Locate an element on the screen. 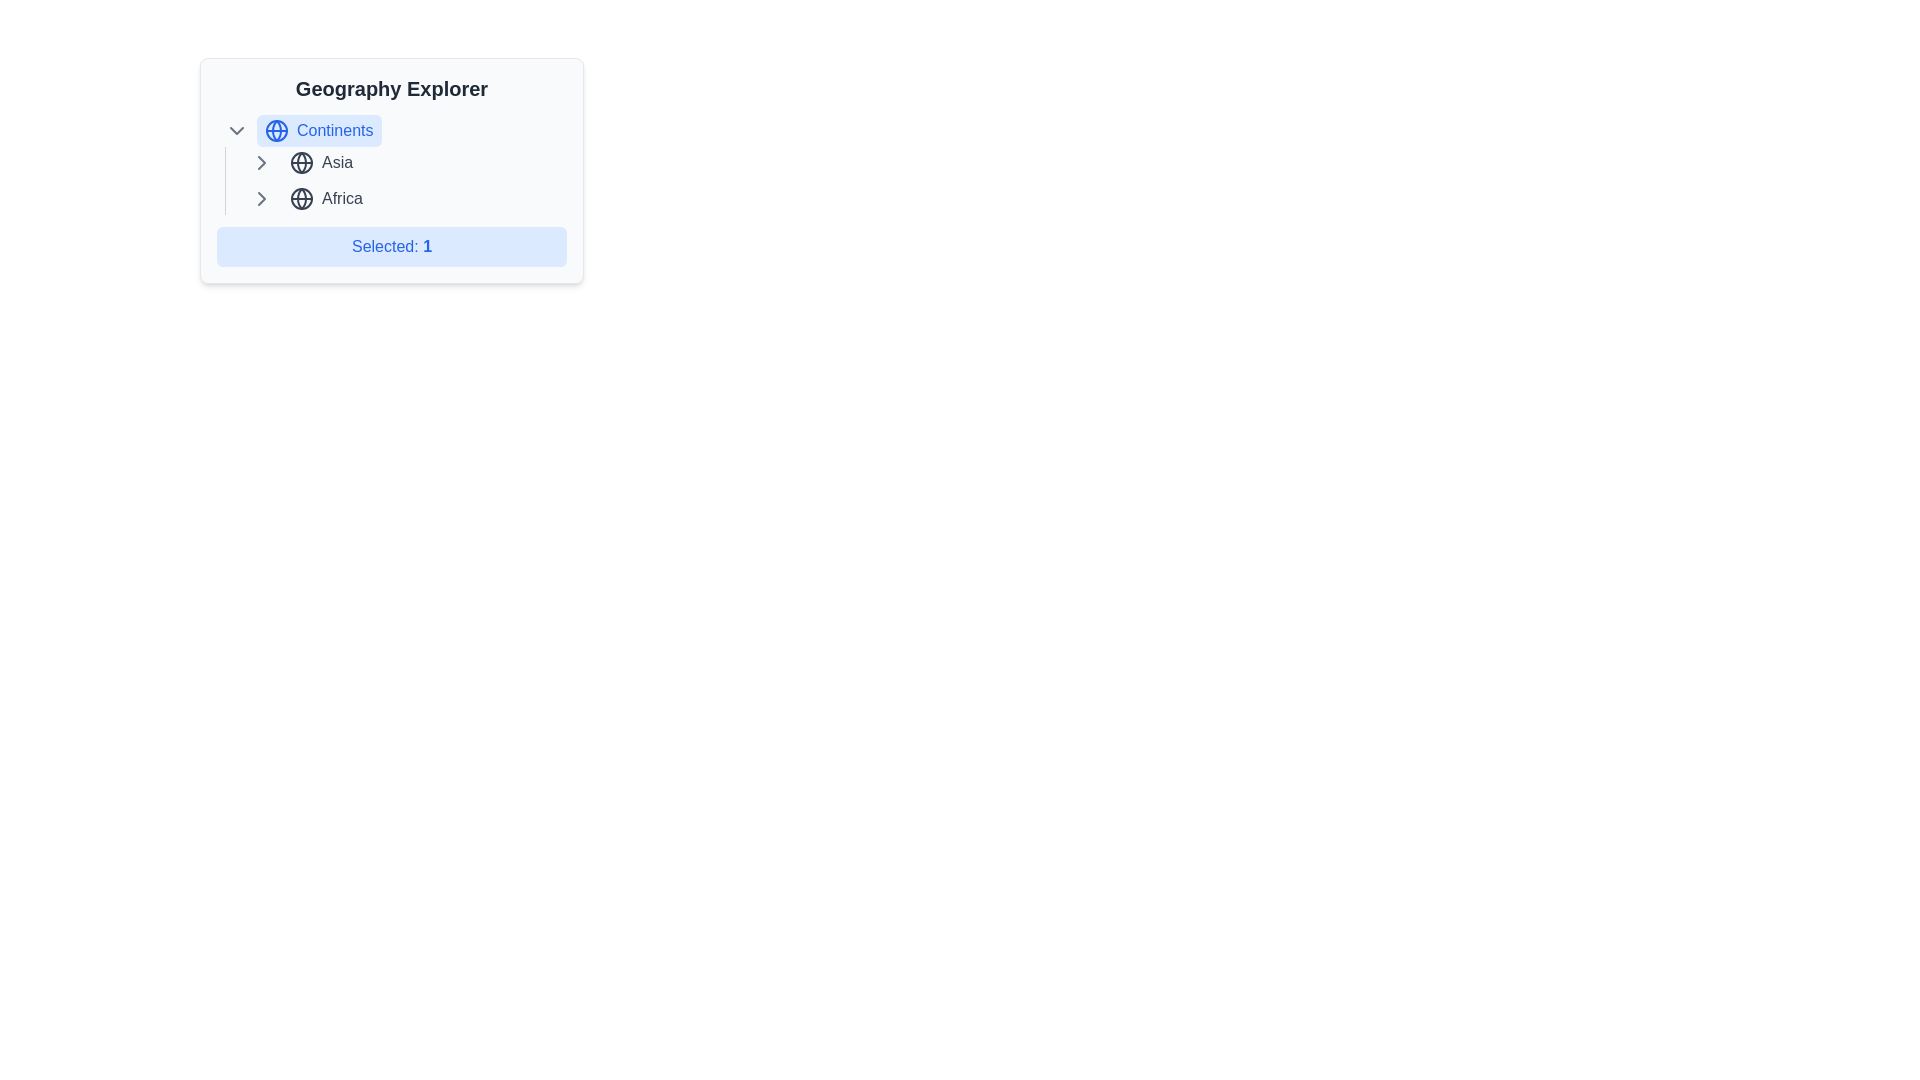  the 'Continents' button with a globe icon in the 'Geography Explorer' panel is located at coordinates (318, 131).